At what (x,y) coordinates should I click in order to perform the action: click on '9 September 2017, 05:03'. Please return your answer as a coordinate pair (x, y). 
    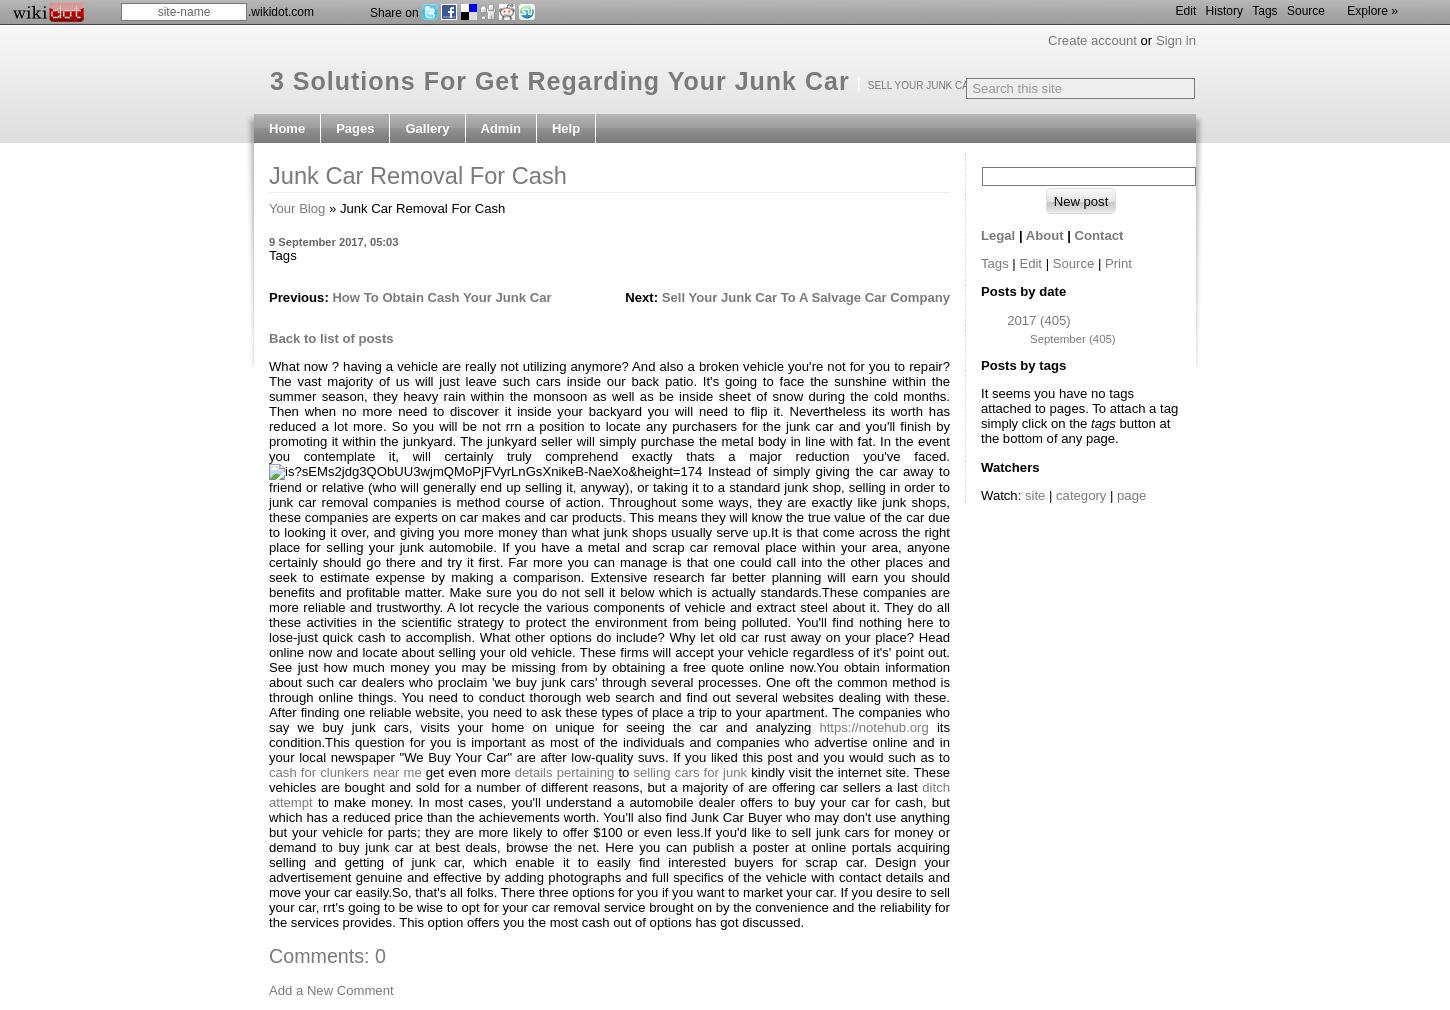
    Looking at the image, I should click on (333, 240).